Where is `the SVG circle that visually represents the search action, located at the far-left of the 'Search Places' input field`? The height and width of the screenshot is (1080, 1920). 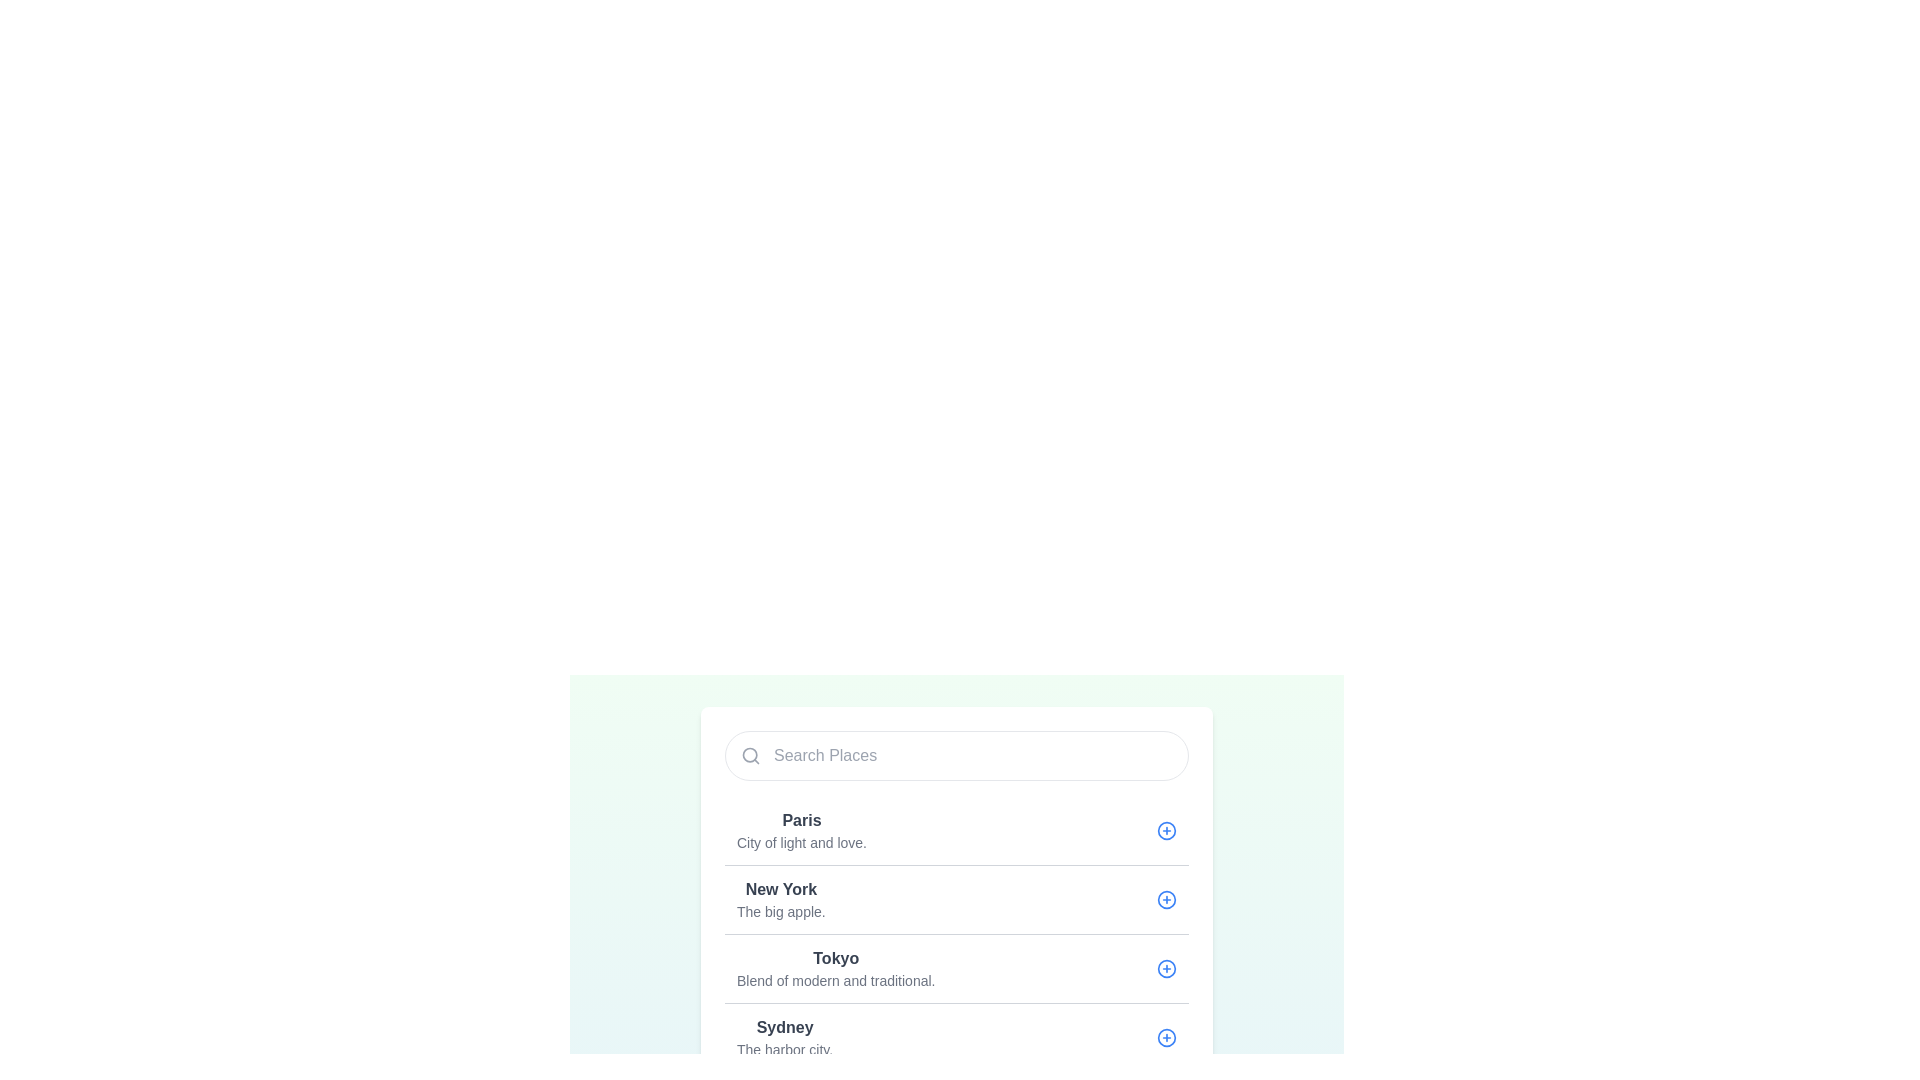 the SVG circle that visually represents the search action, located at the far-left of the 'Search Places' input field is located at coordinates (749, 755).